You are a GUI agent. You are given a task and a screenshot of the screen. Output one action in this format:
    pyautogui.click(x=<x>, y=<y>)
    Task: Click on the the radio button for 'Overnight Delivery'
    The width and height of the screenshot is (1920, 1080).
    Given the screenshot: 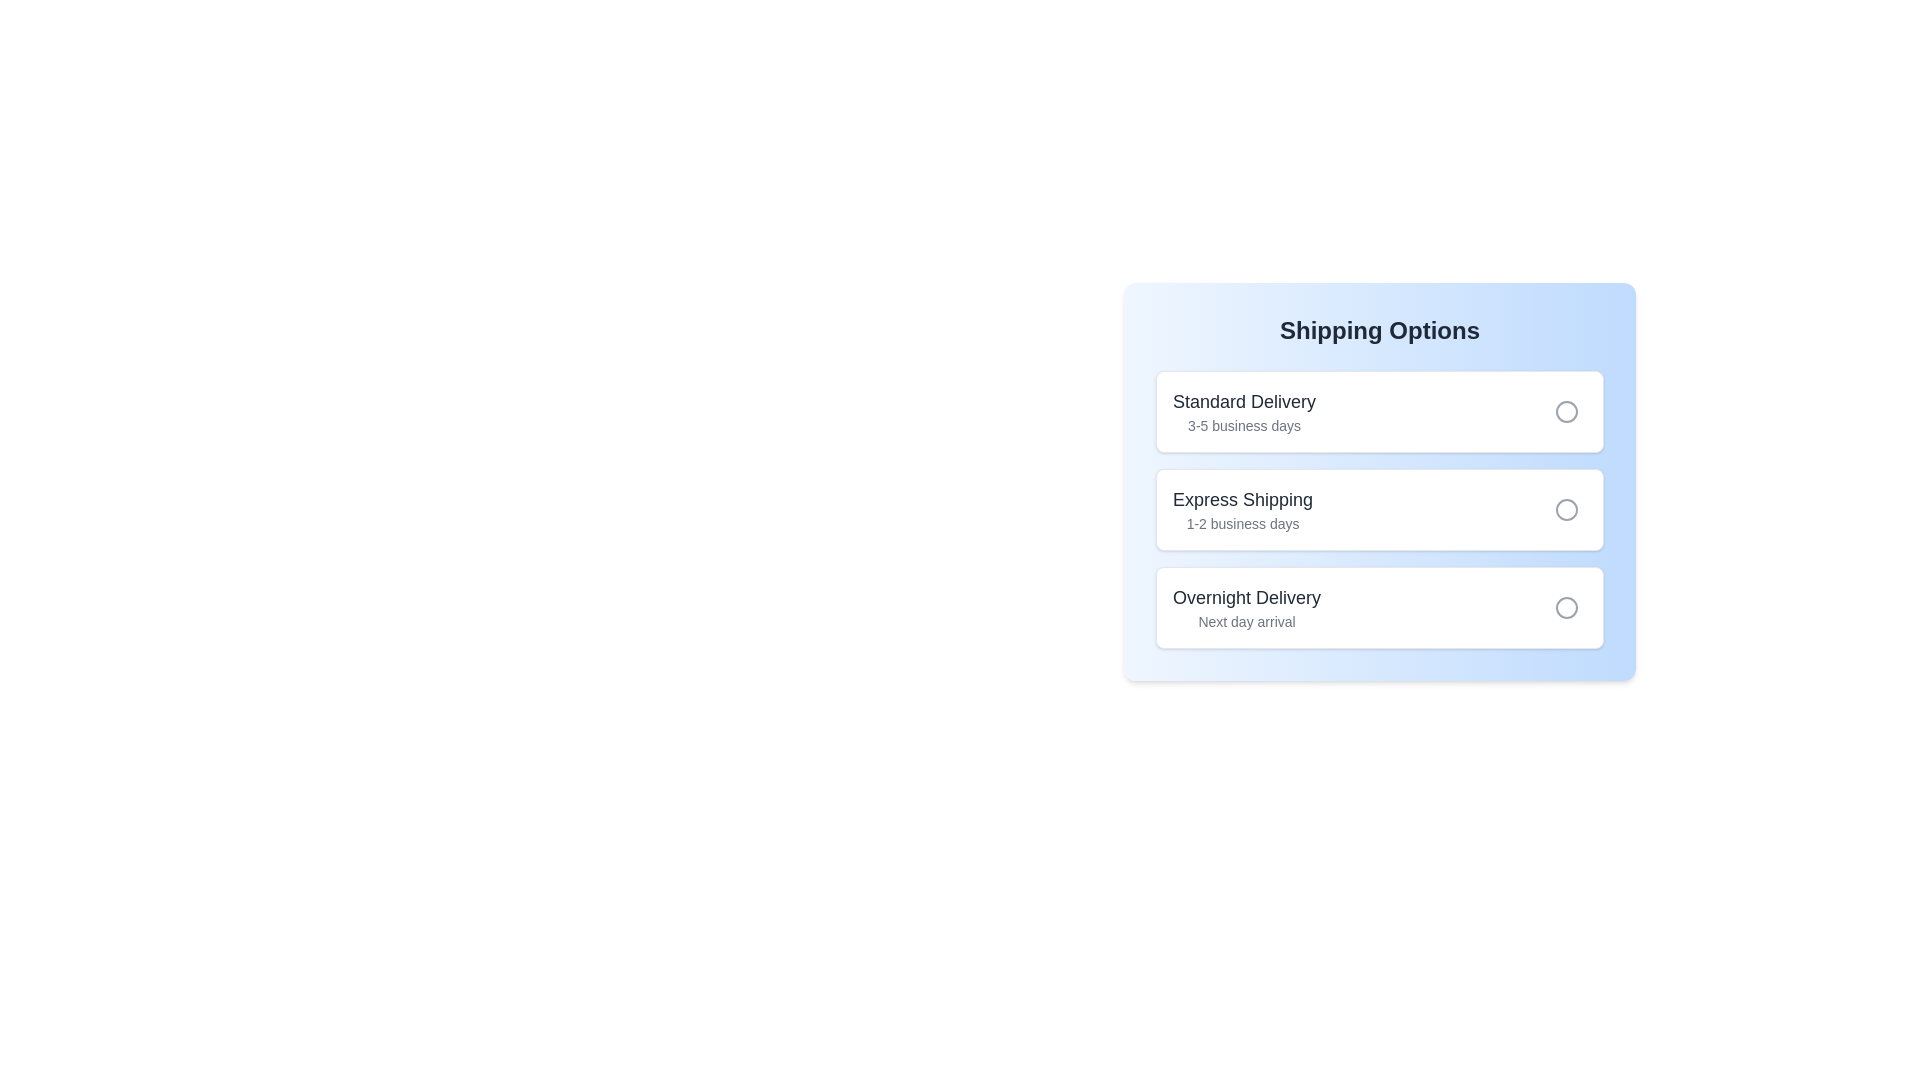 What is the action you would take?
    pyautogui.click(x=1565, y=607)
    